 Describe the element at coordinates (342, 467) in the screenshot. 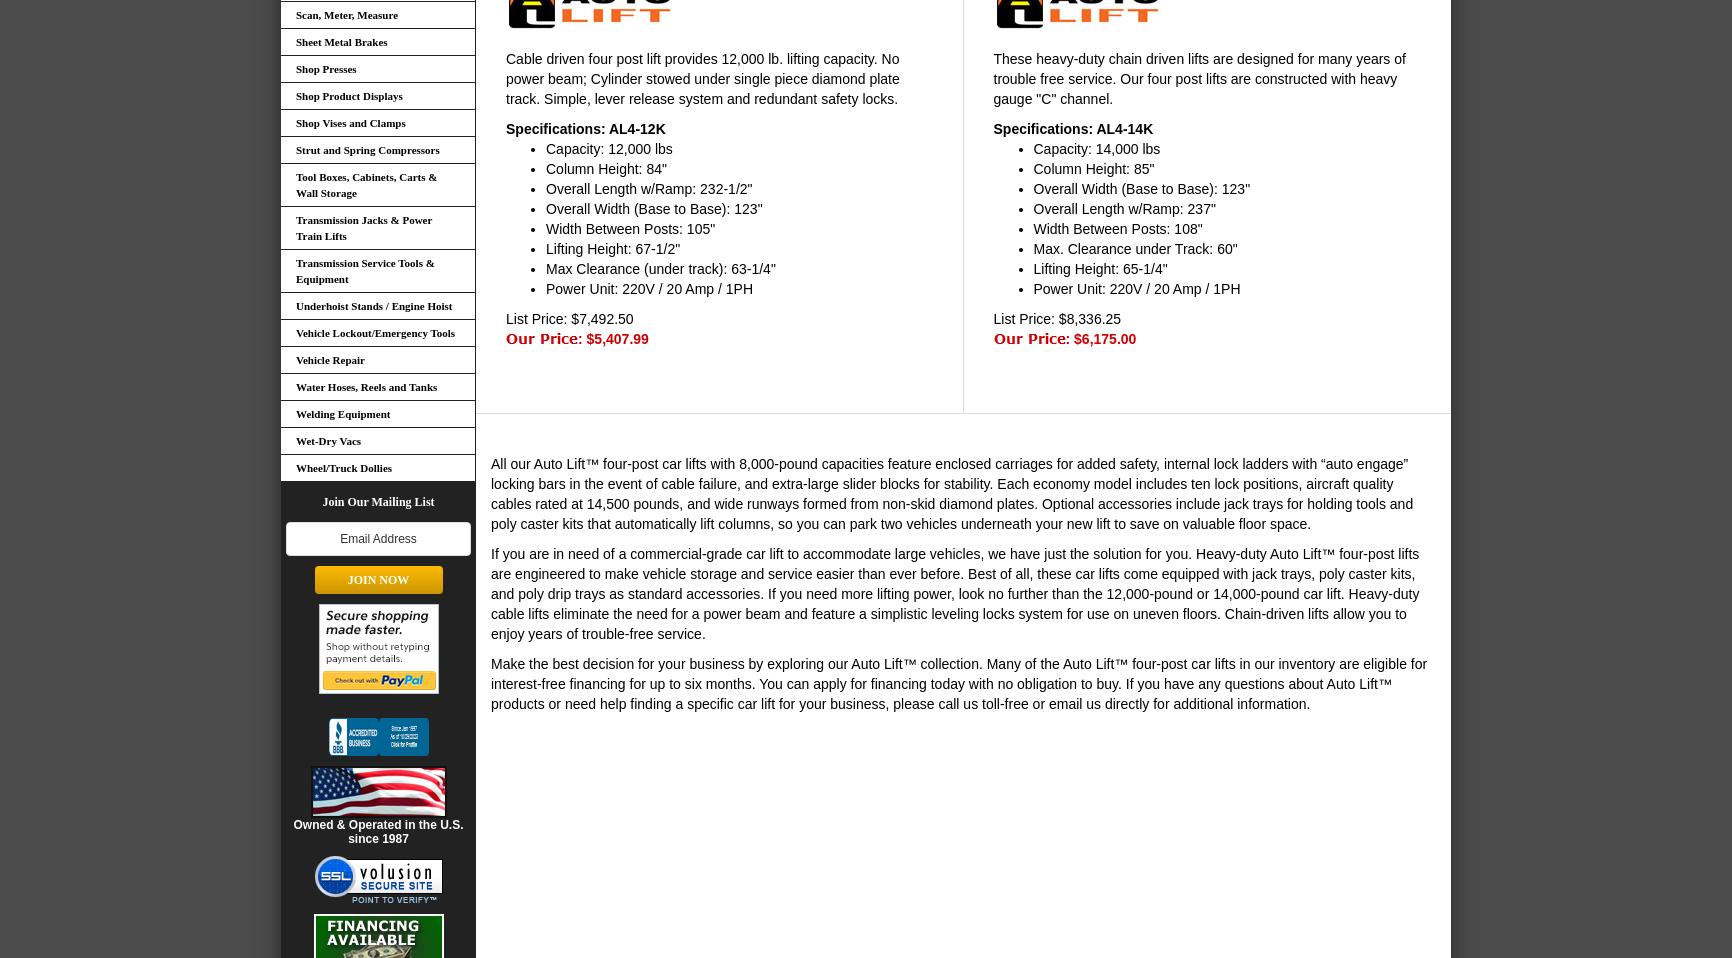

I see `'Wheel/Truck Dollies'` at that location.